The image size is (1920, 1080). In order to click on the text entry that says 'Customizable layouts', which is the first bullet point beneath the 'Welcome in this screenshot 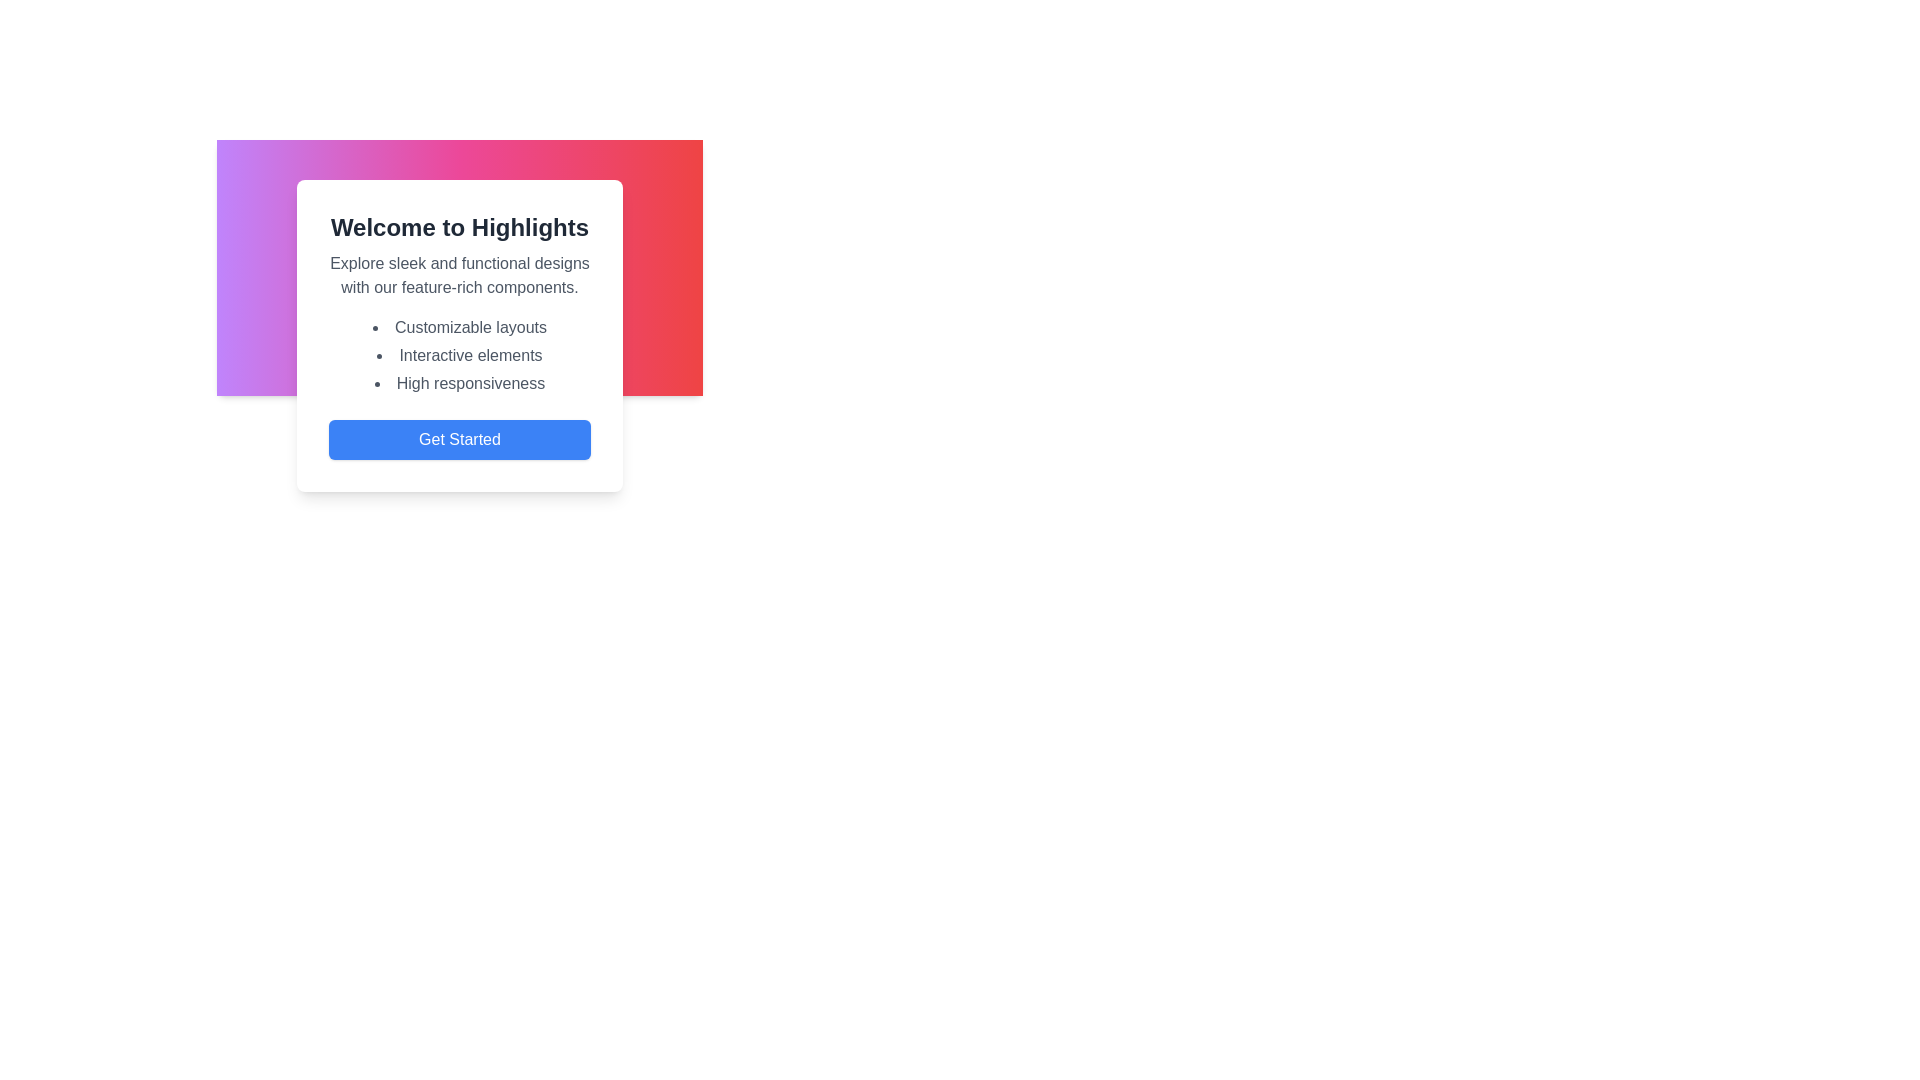, I will do `click(459, 334)`.